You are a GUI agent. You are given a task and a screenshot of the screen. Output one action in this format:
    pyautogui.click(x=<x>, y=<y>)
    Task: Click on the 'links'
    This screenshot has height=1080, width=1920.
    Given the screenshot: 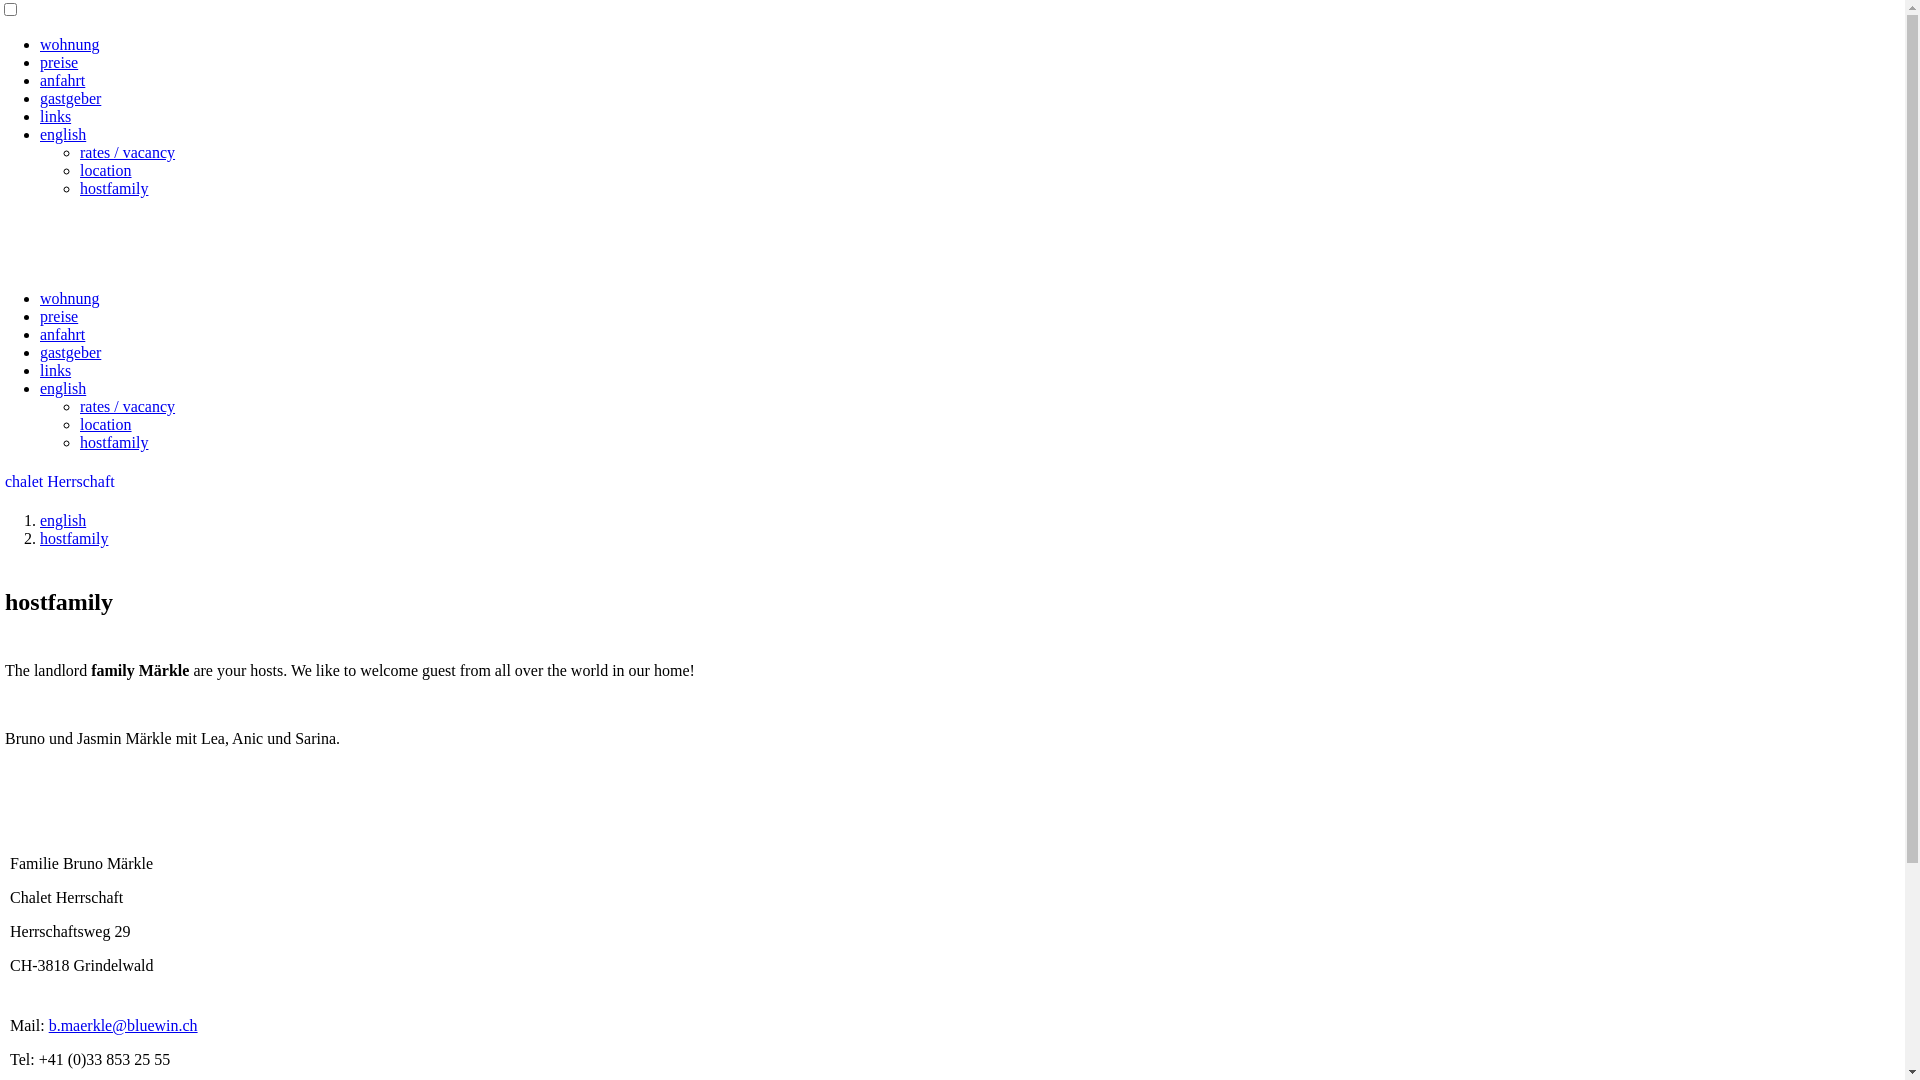 What is the action you would take?
    pyautogui.click(x=55, y=116)
    